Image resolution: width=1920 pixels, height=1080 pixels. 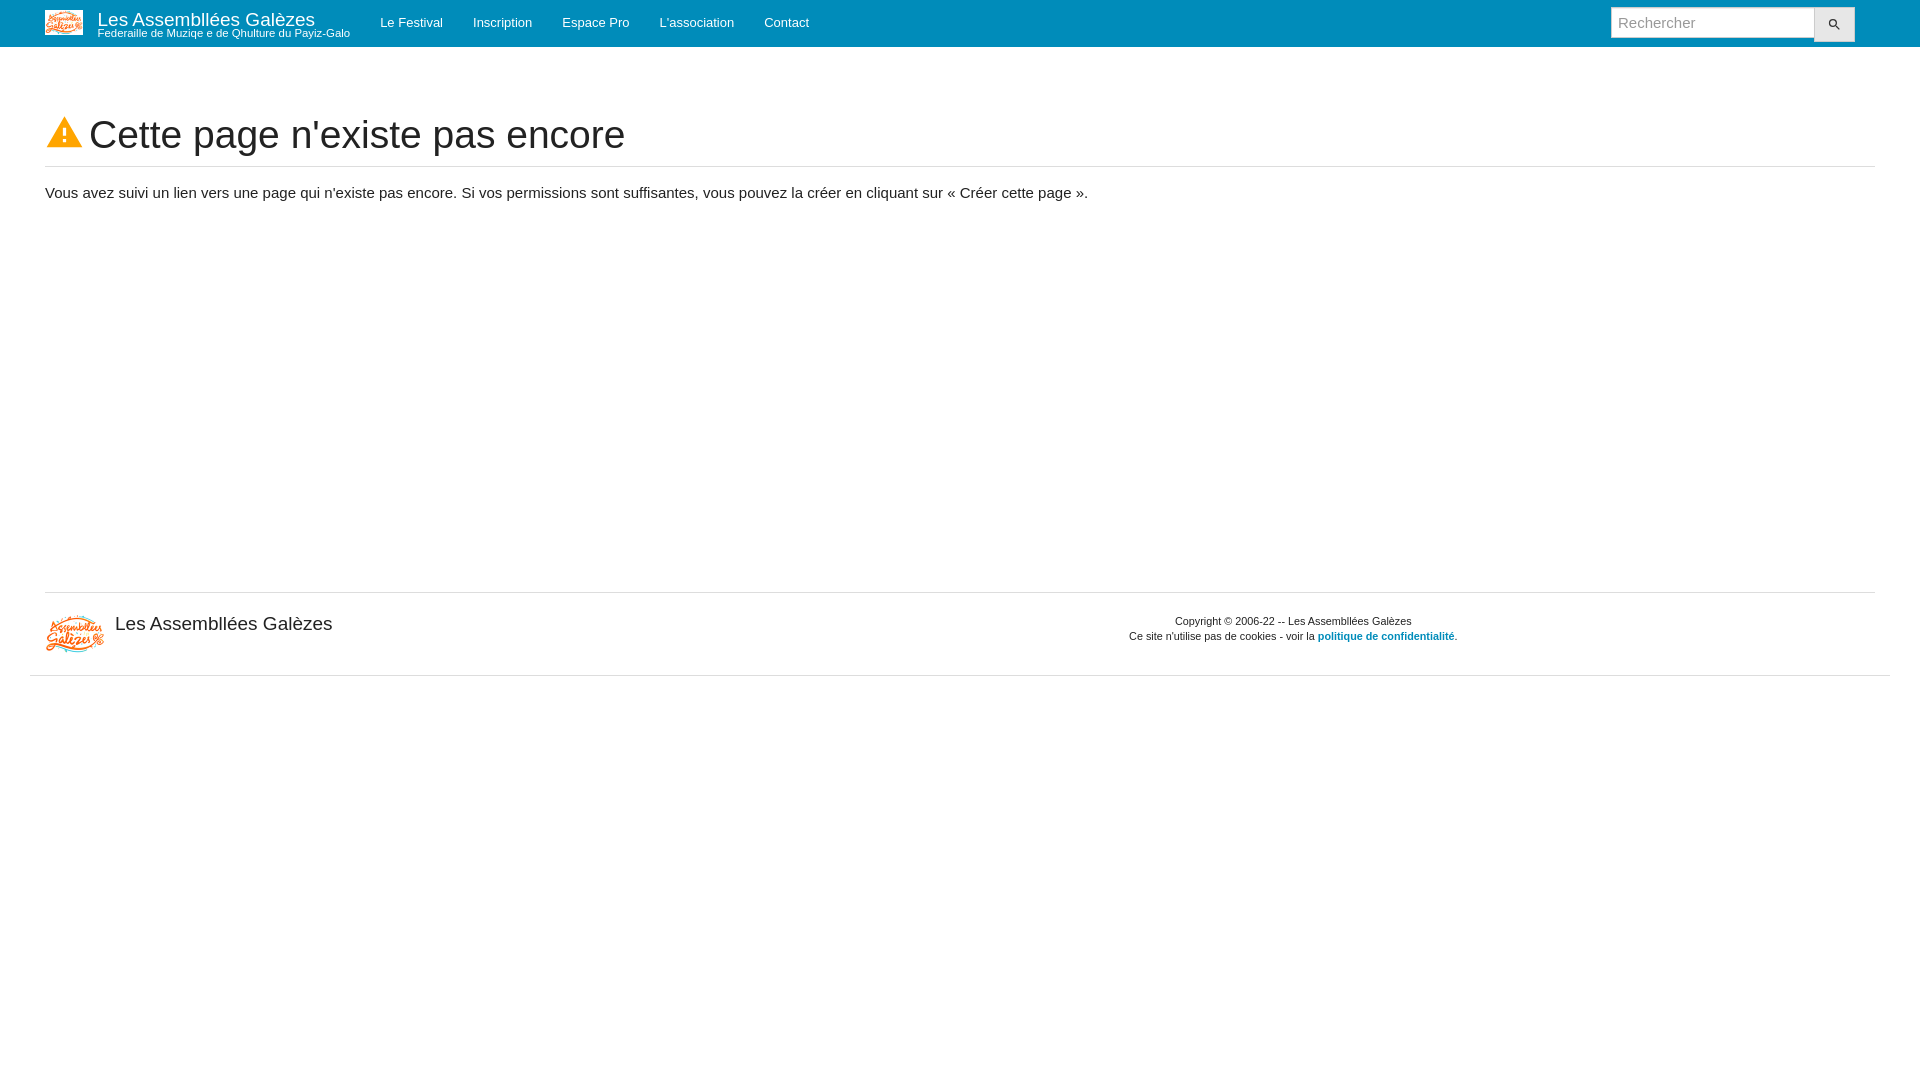 What do you see at coordinates (410, 22) in the screenshot?
I see `'Le Festival'` at bounding box center [410, 22].